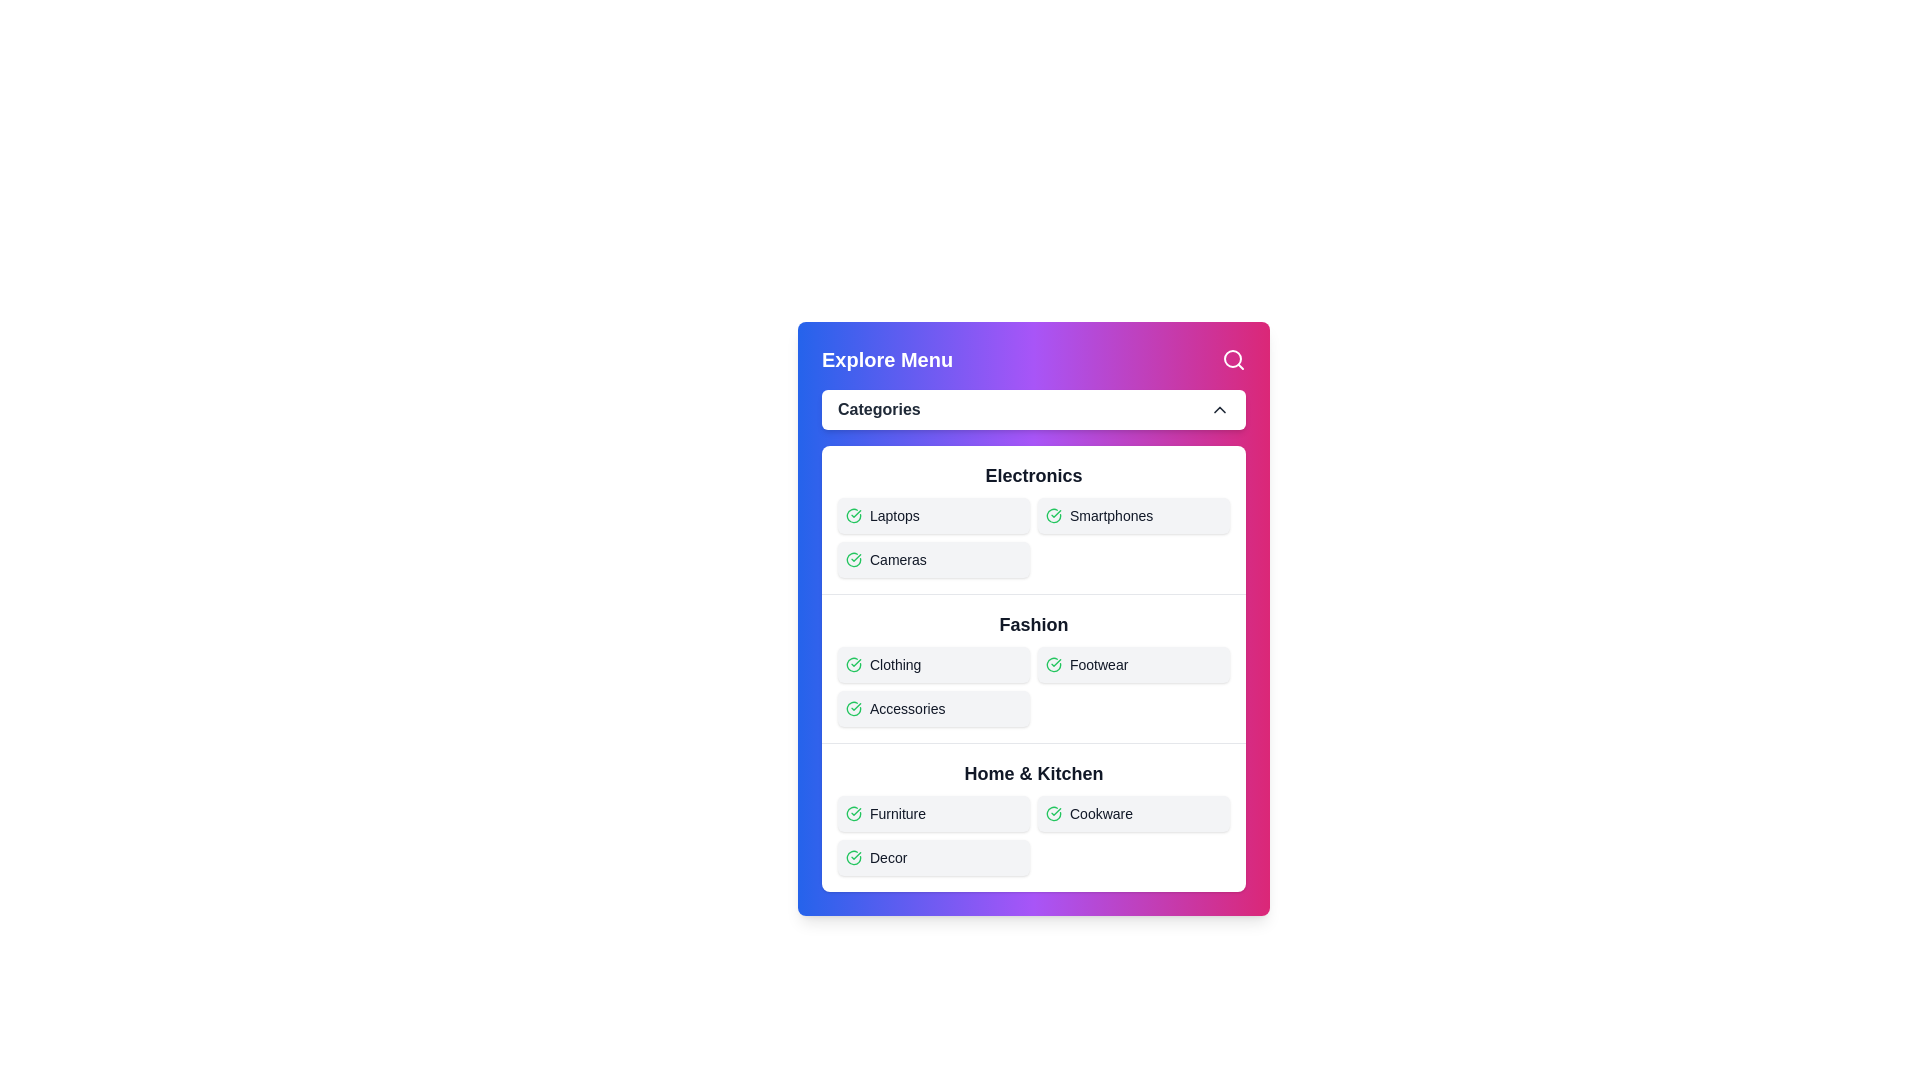 Image resolution: width=1920 pixels, height=1080 pixels. What do you see at coordinates (854, 664) in the screenshot?
I see `the circular green checkmark icon indicating 'success' status located next to the 'Clothing' text in the Fashion section` at bounding box center [854, 664].